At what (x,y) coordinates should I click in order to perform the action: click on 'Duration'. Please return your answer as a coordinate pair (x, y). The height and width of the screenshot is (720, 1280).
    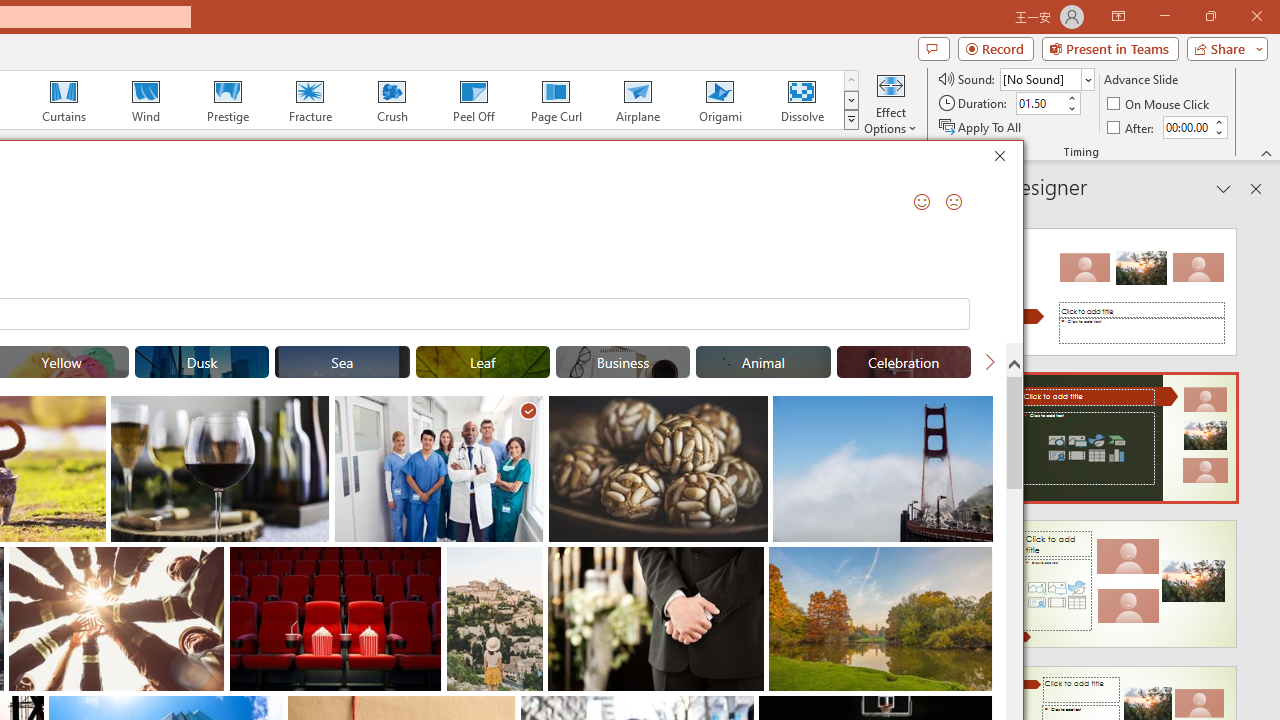
    Looking at the image, I should click on (1040, 103).